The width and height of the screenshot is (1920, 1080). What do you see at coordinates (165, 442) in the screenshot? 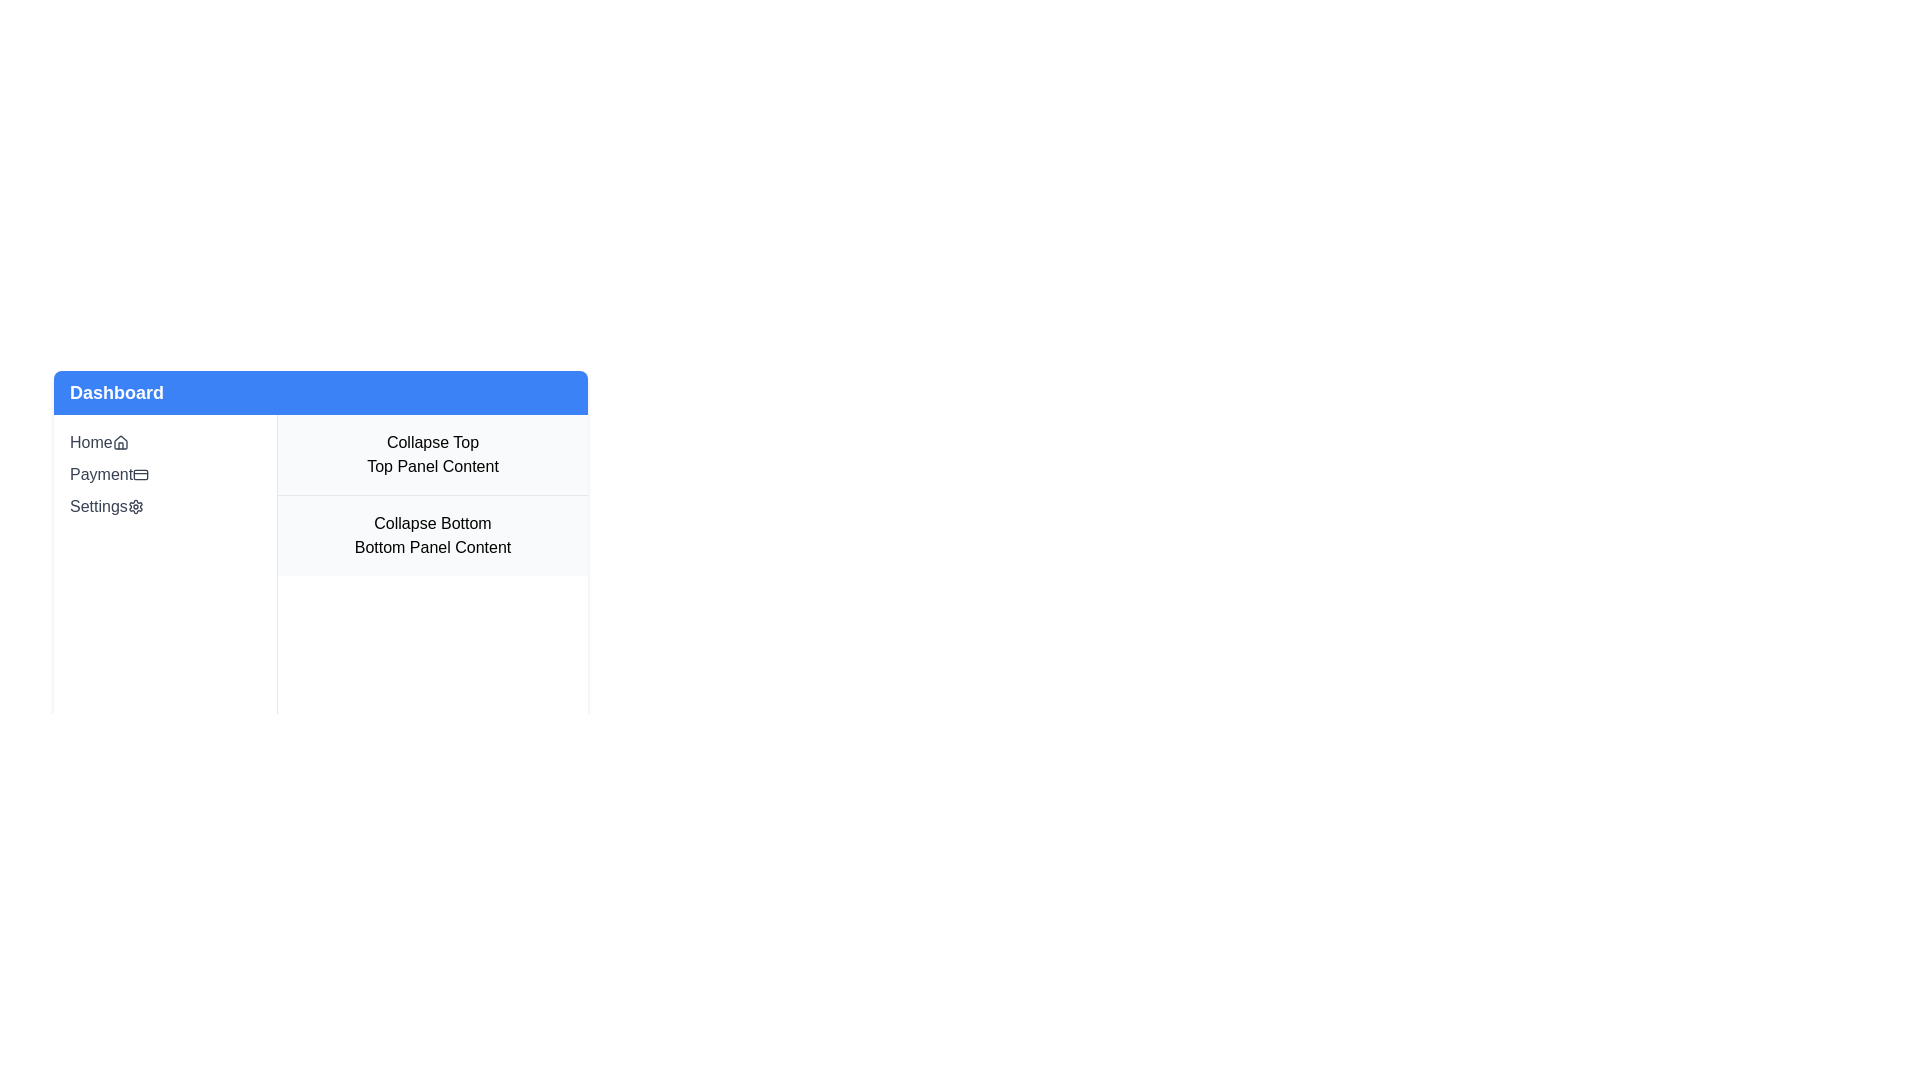
I see `the 'Home' navigation button located in the left sidebar` at bounding box center [165, 442].